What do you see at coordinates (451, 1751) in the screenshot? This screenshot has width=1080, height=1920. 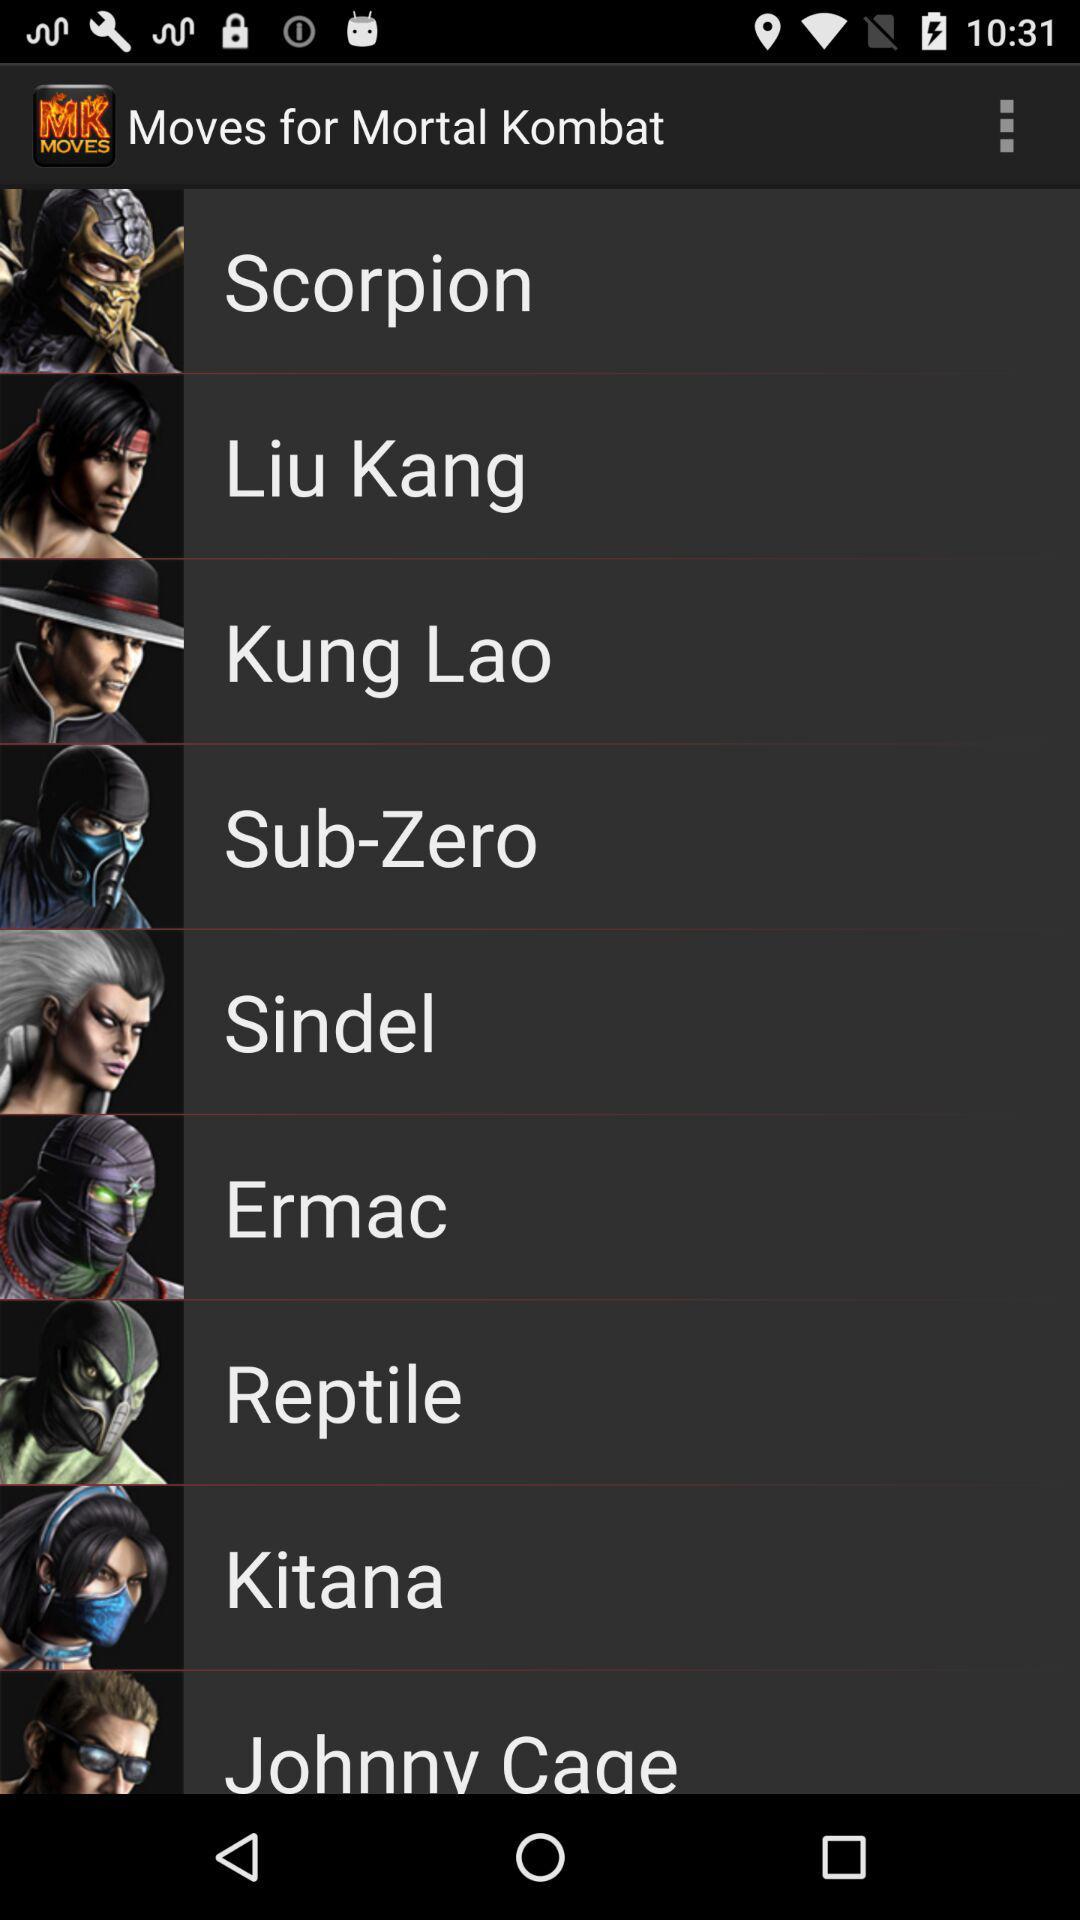 I see `the icon at the bottom` at bounding box center [451, 1751].